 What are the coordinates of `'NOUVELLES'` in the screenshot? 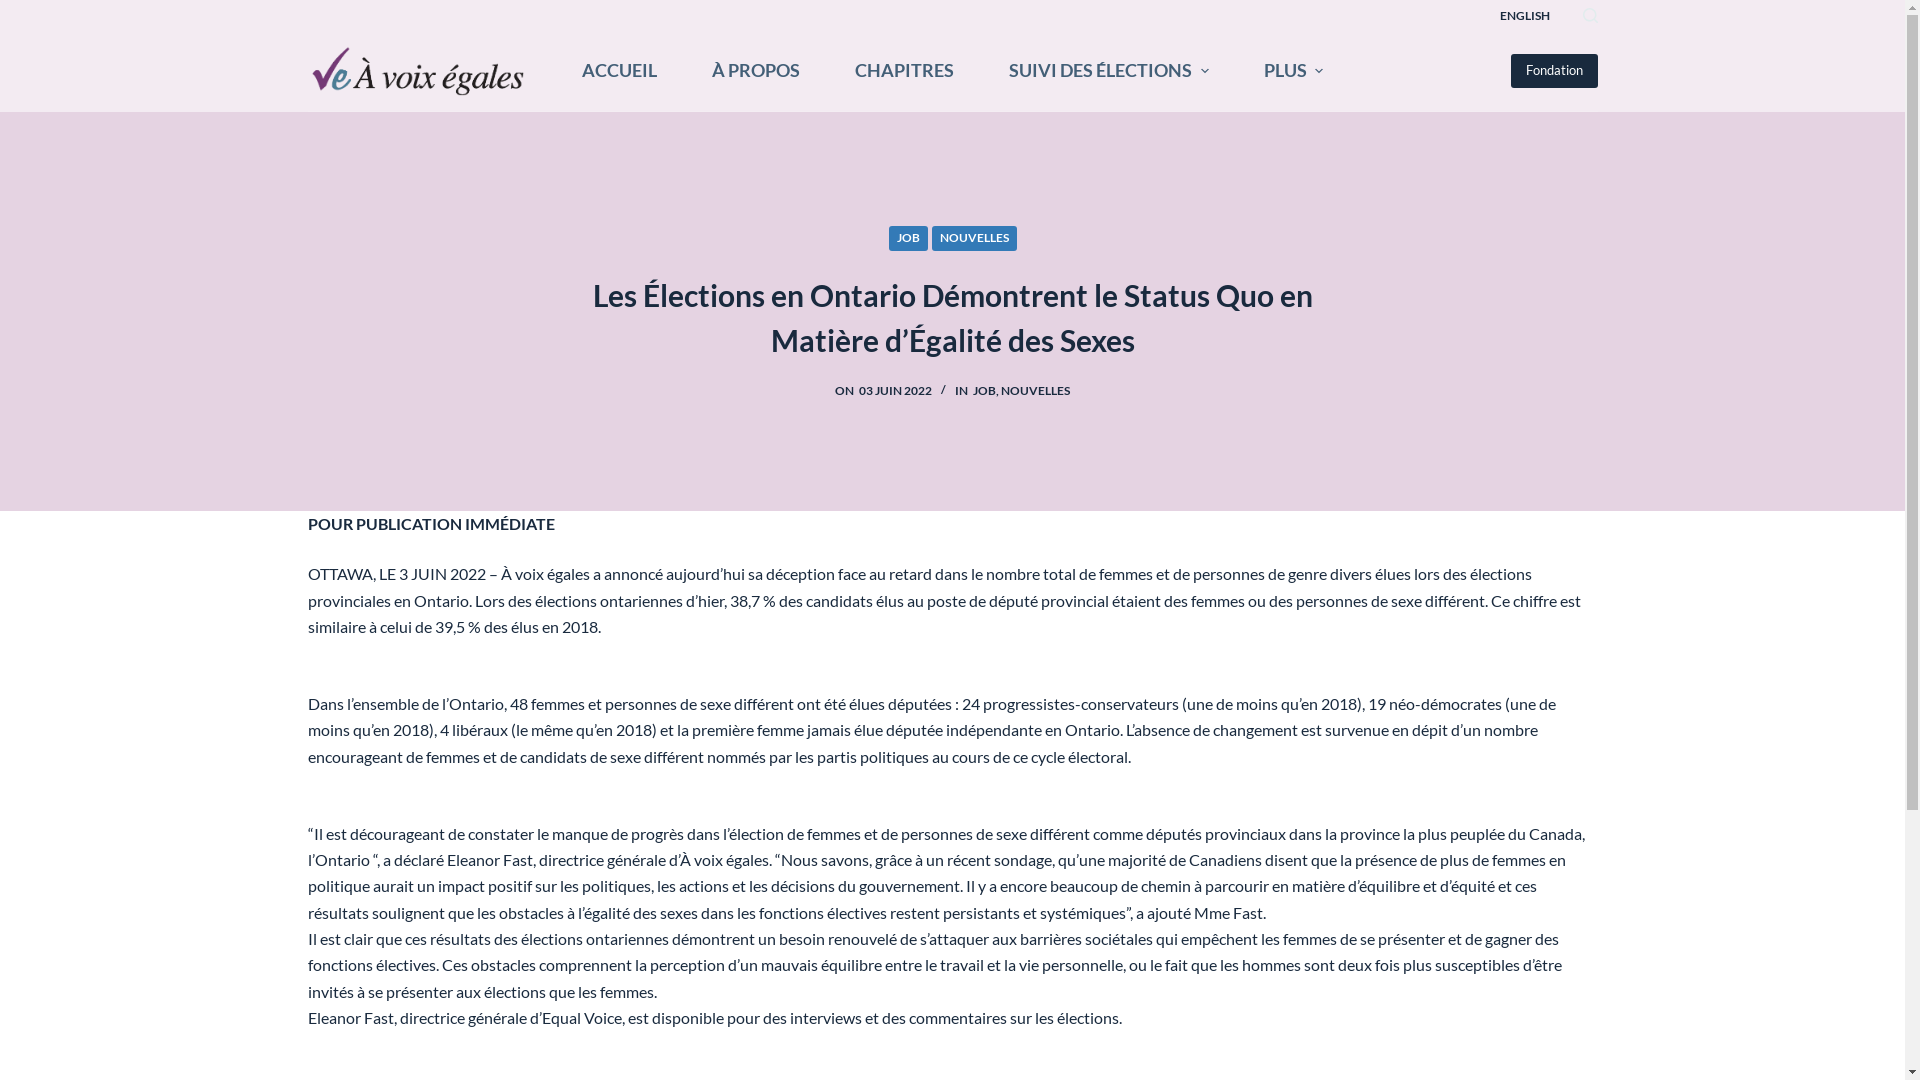 It's located at (1035, 390).